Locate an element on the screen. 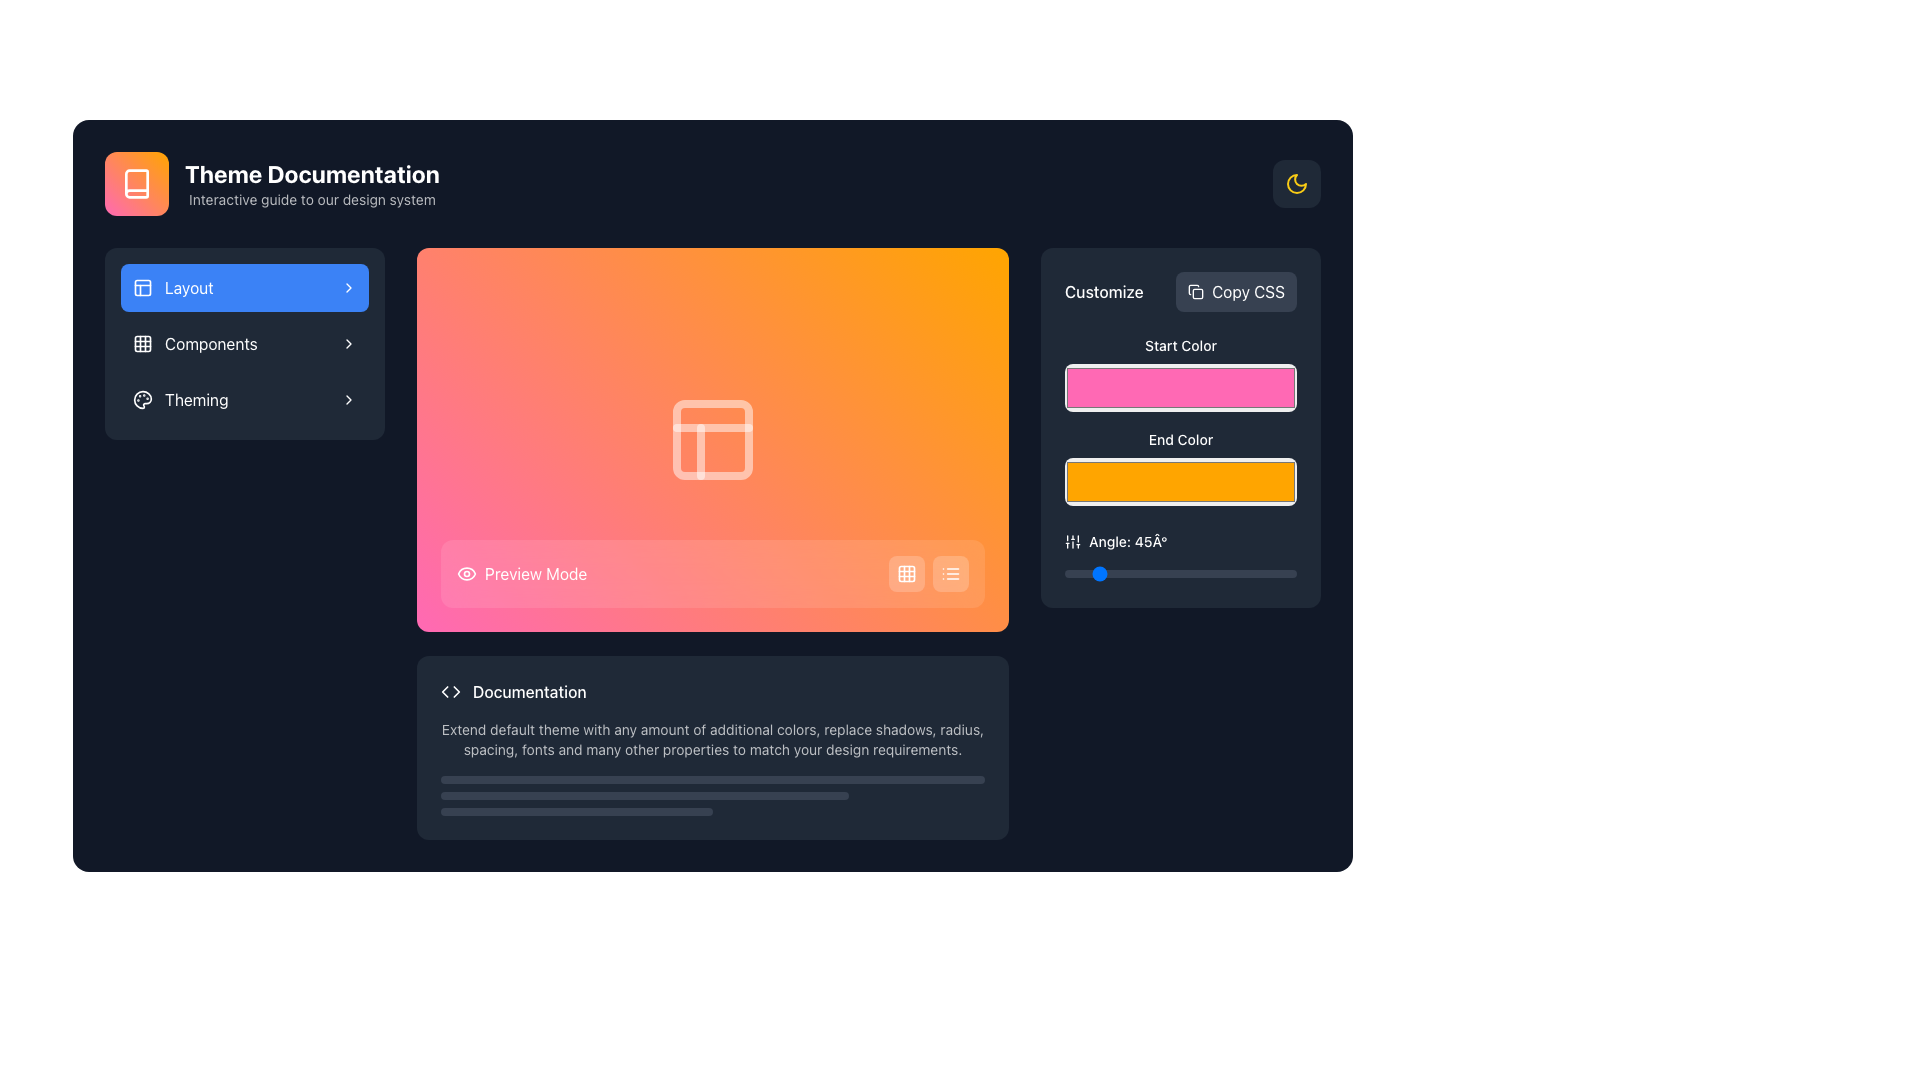 This screenshot has width=1920, height=1080. the 'Theming' text label in the navigation menu for additional context is located at coordinates (196, 400).